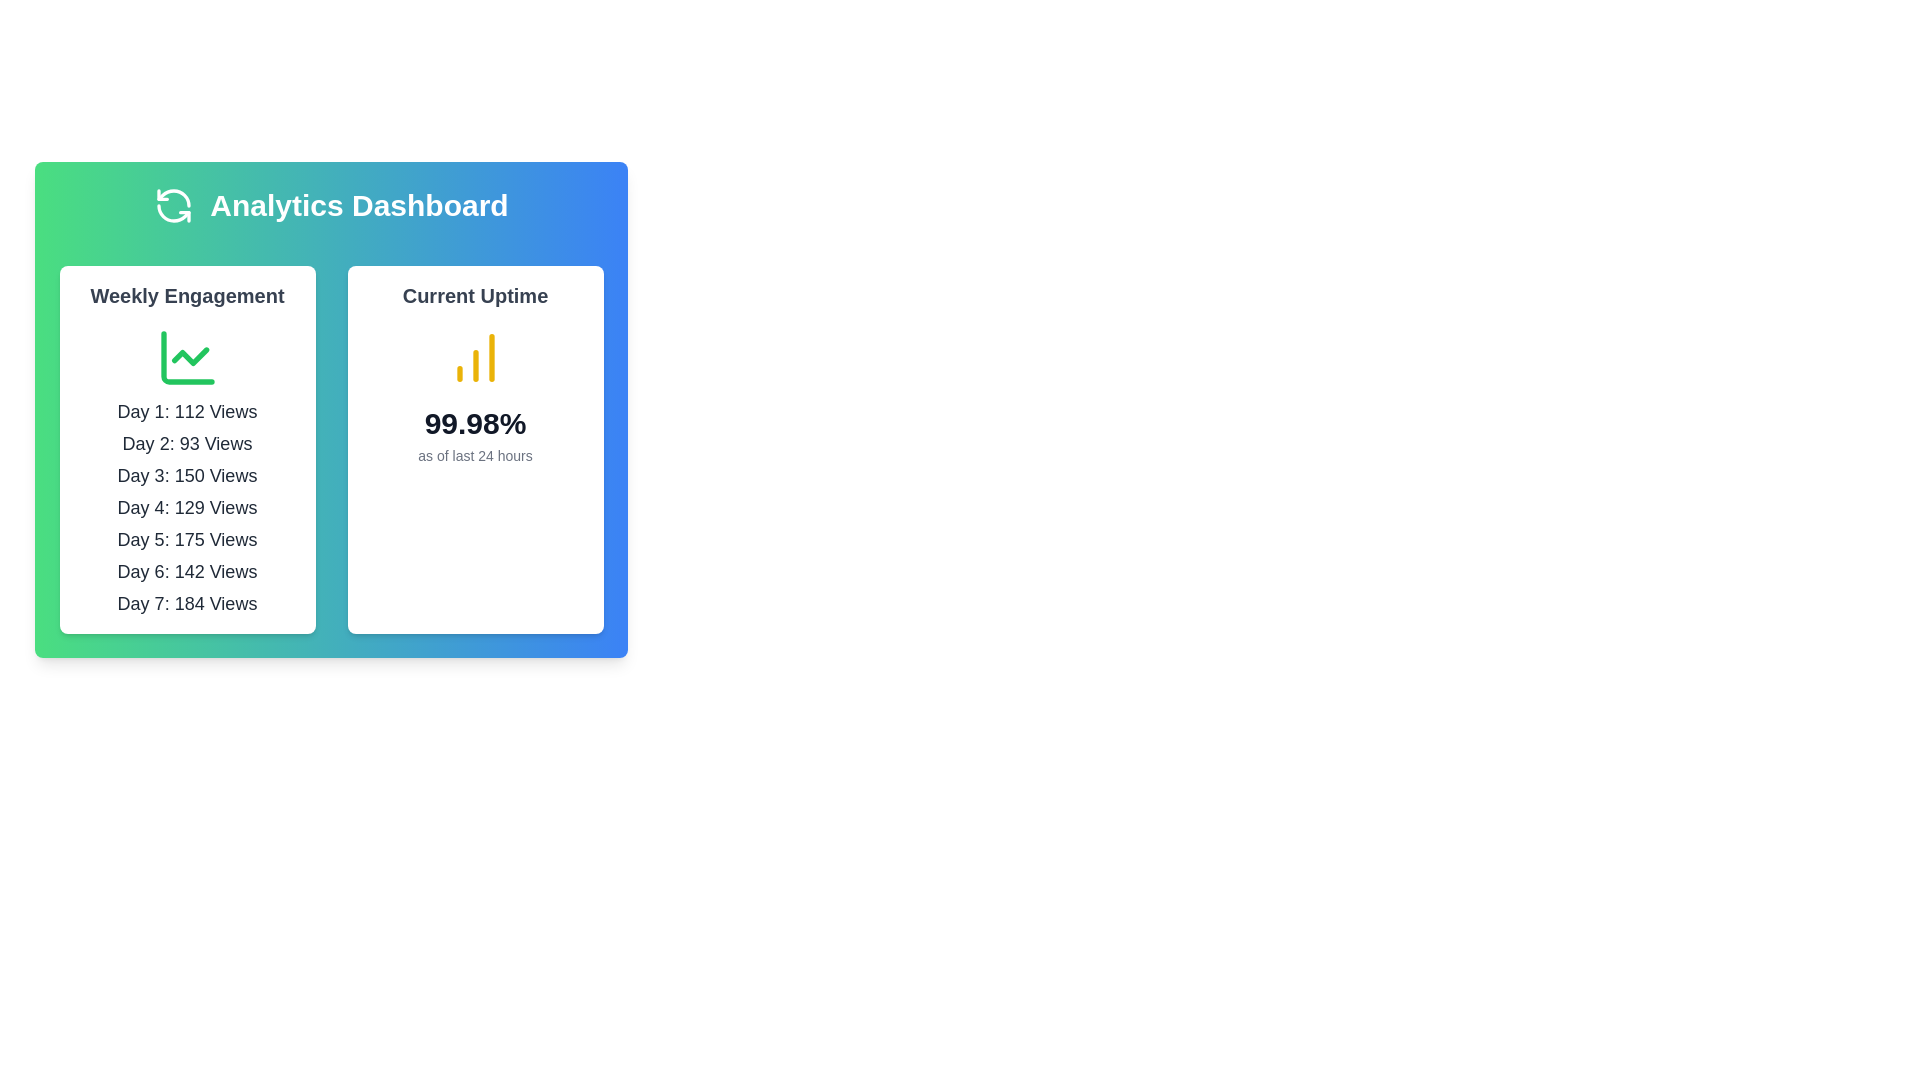 The image size is (1920, 1080). I want to click on the card component displaying the system's uptime percentage, so click(474, 450).